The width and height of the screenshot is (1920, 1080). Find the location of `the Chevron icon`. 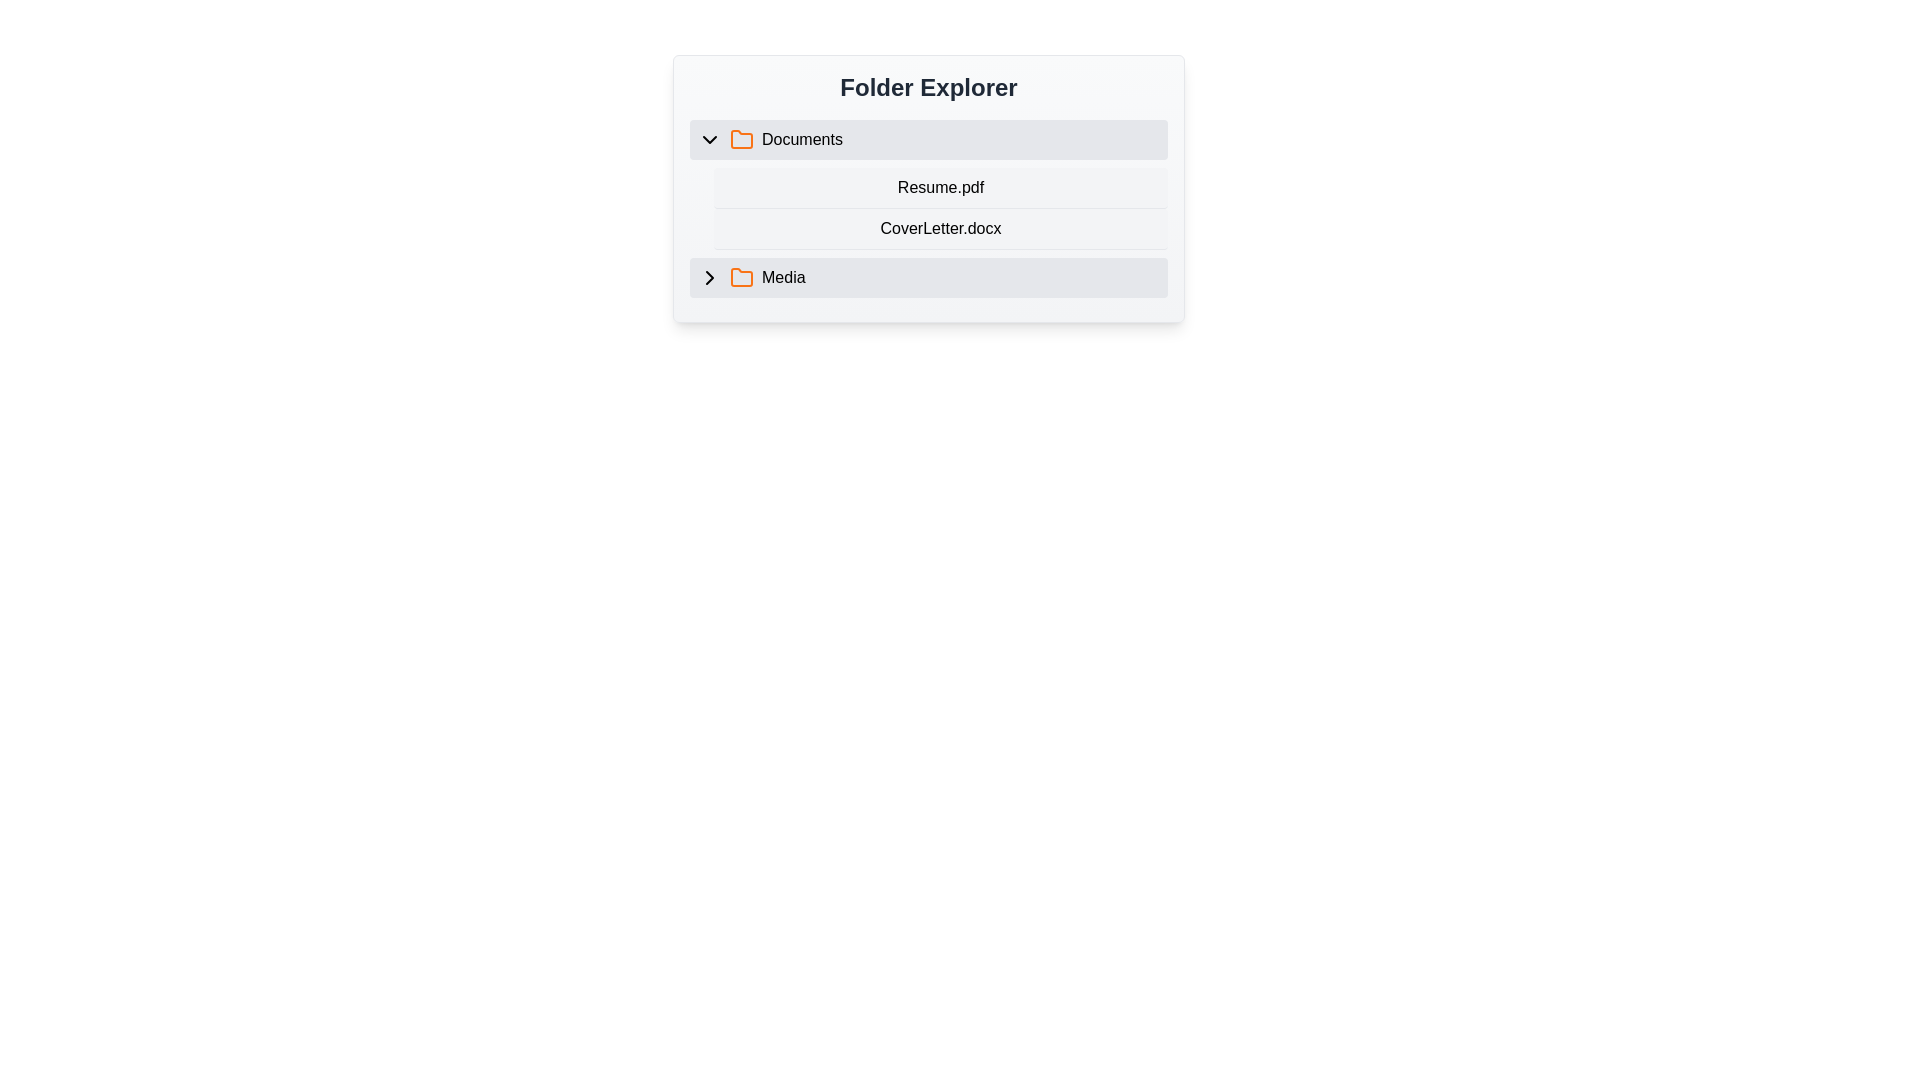

the Chevron icon is located at coordinates (710, 277).